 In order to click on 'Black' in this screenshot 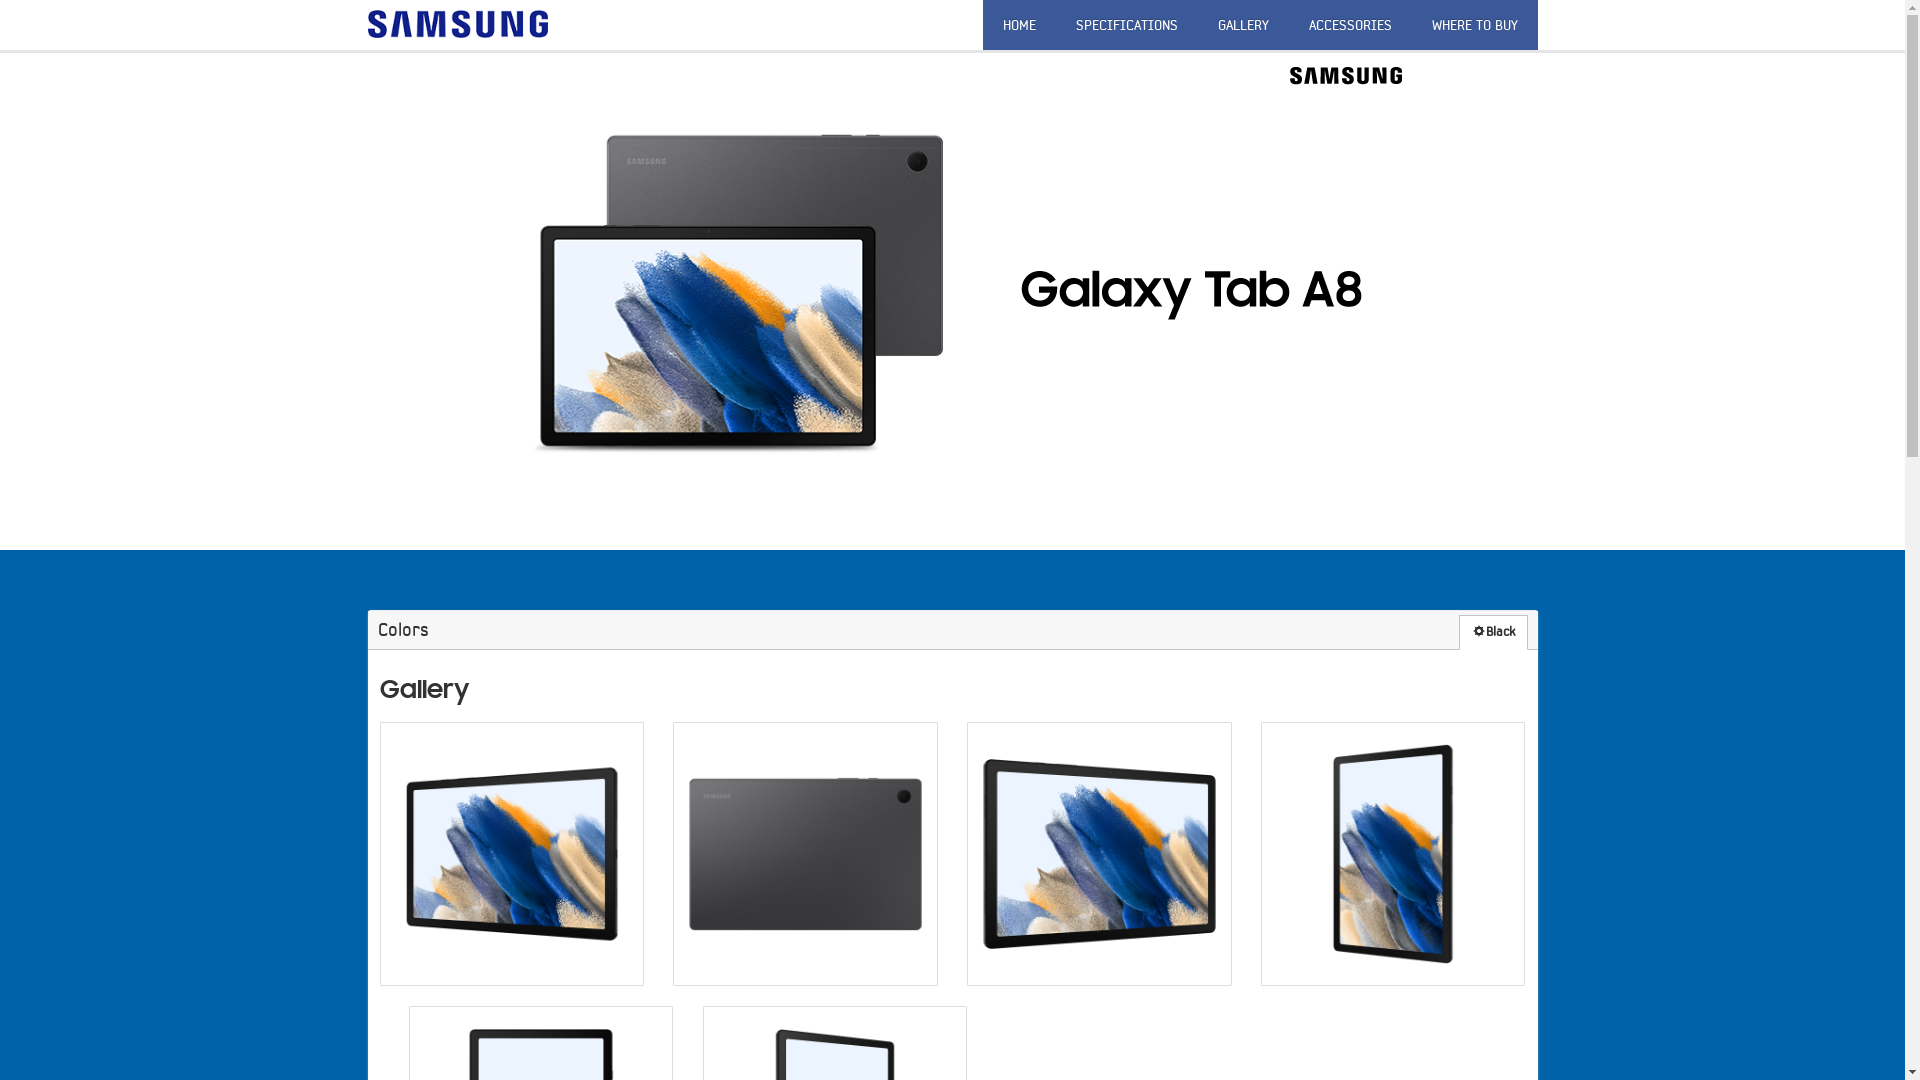, I will do `click(1492, 632)`.